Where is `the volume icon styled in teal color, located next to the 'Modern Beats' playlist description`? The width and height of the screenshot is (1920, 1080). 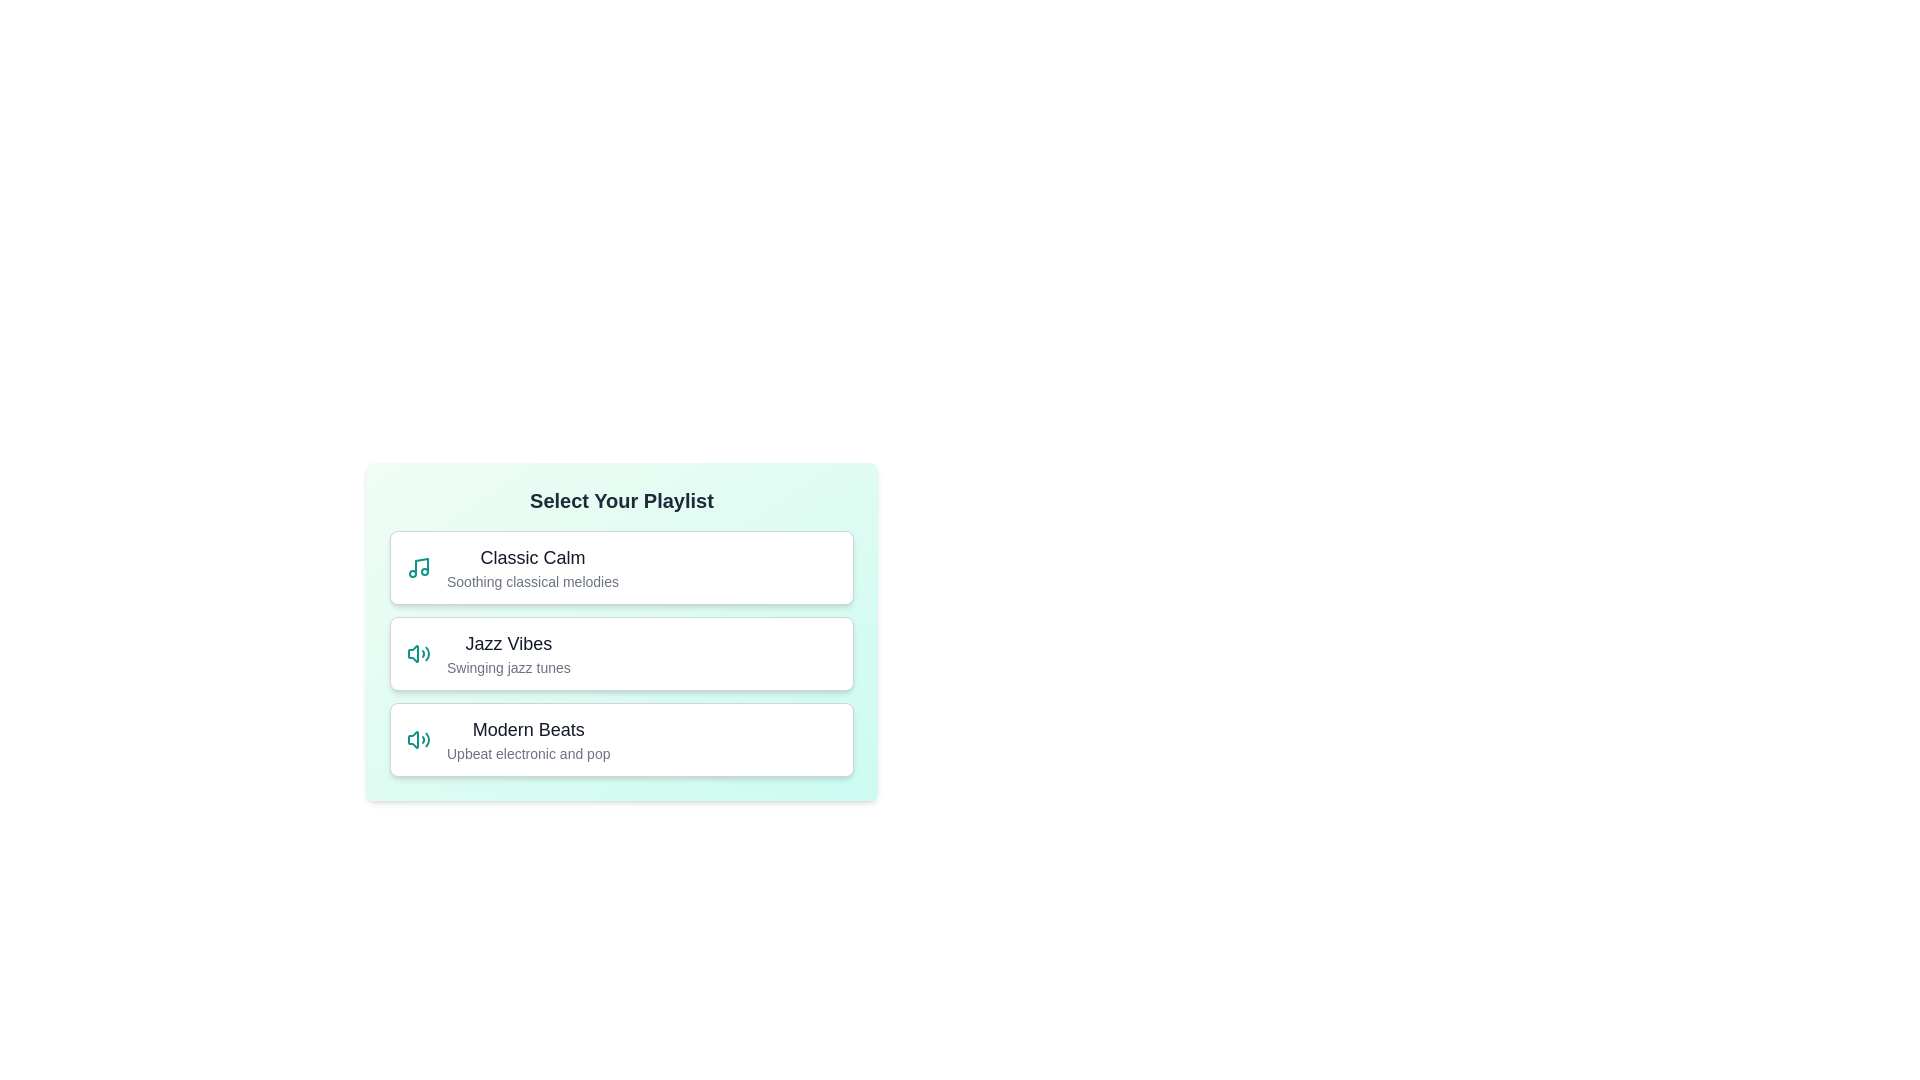 the volume icon styled in teal color, located next to the 'Modern Beats' playlist description is located at coordinates (417, 740).